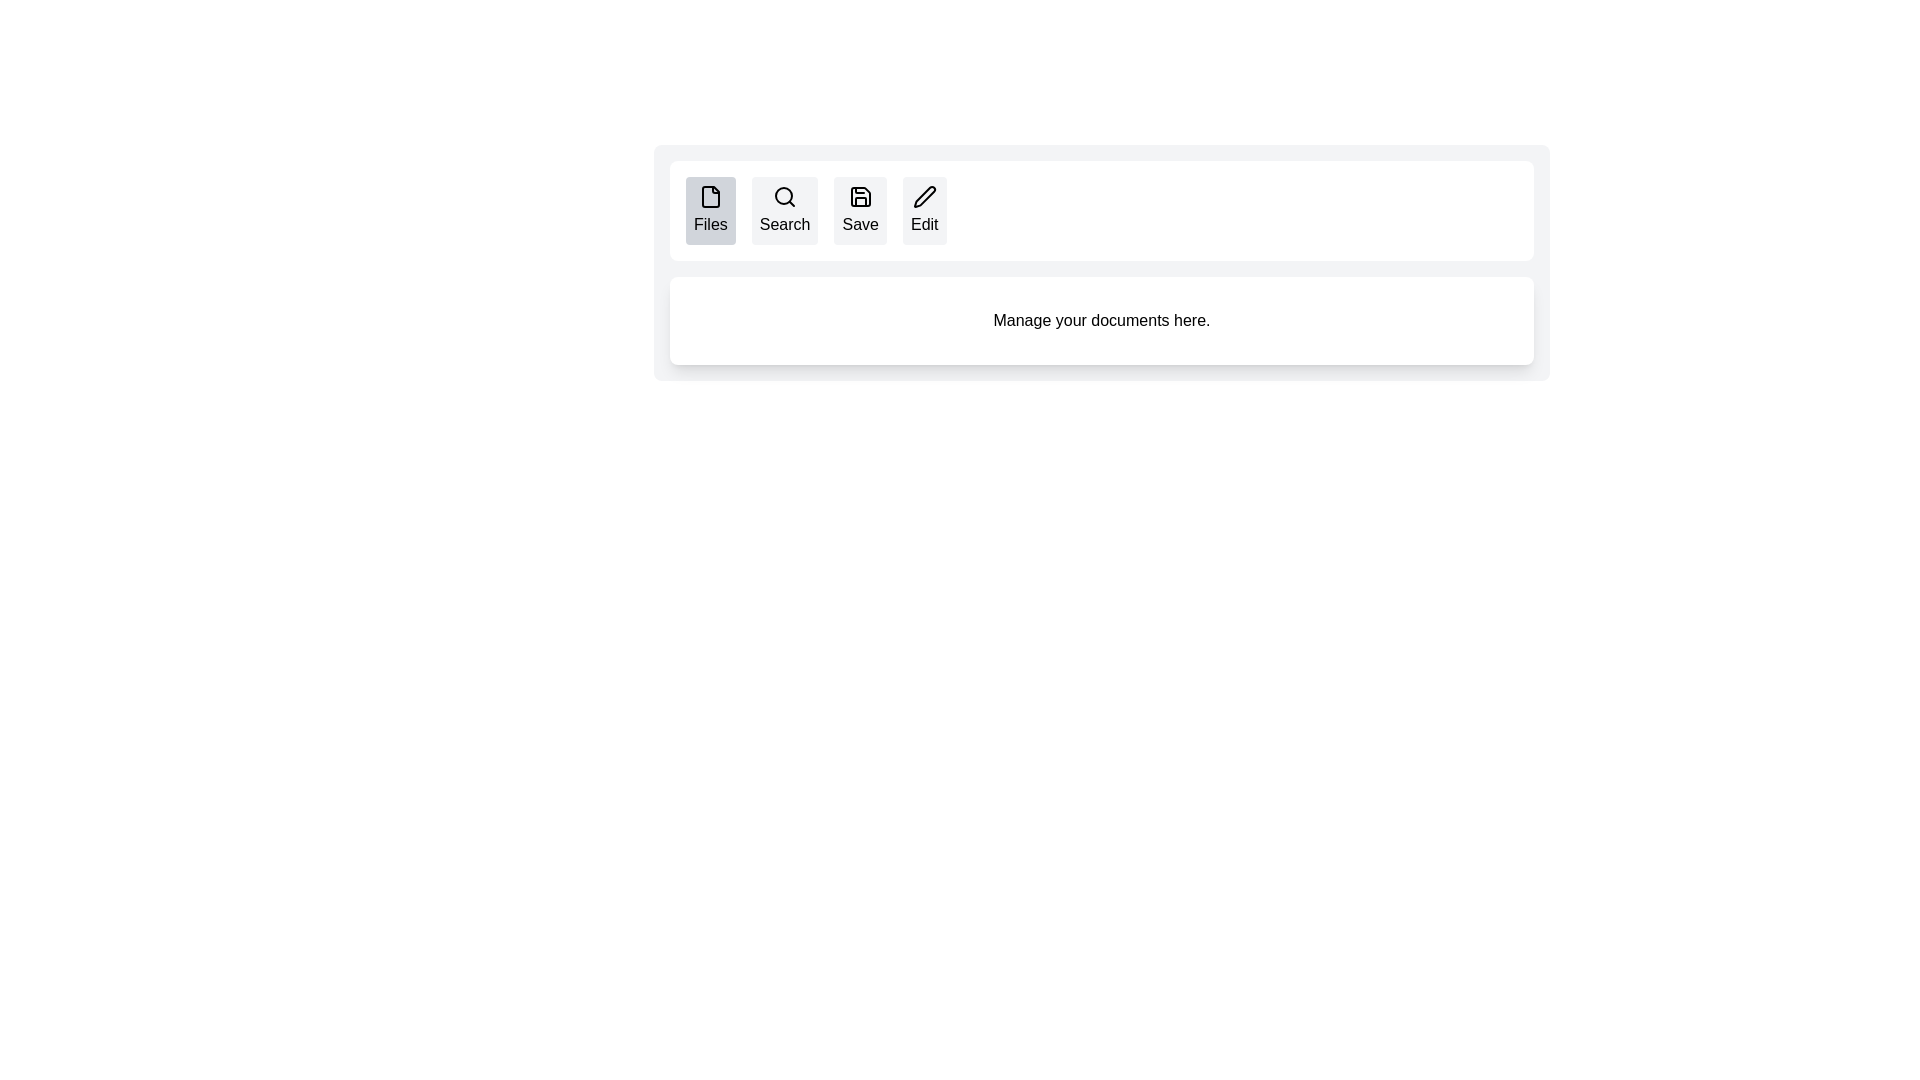 The image size is (1920, 1080). I want to click on the Edit tab to inspect its content and layout, so click(924, 211).